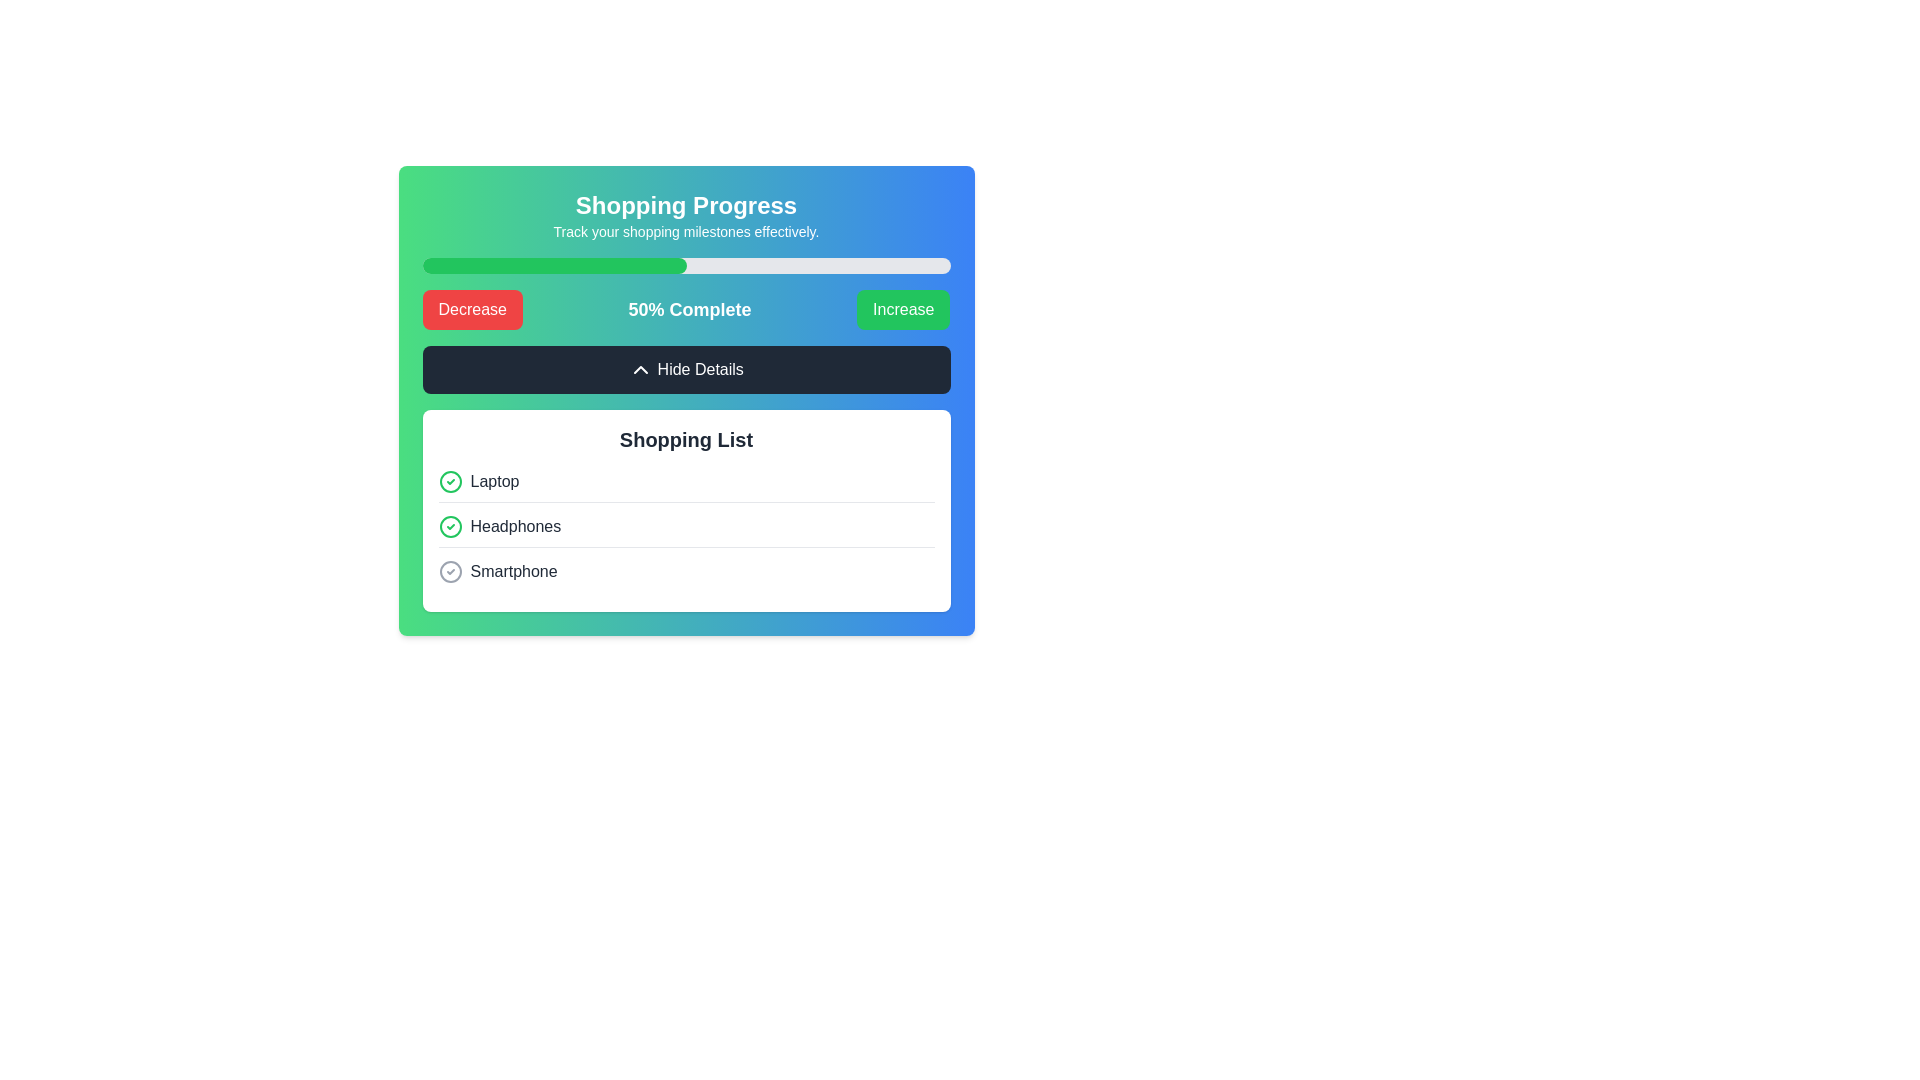 This screenshot has height=1080, width=1920. I want to click on the button that toggles the visibility of details within the 'Shopping List' section, so click(686, 370).